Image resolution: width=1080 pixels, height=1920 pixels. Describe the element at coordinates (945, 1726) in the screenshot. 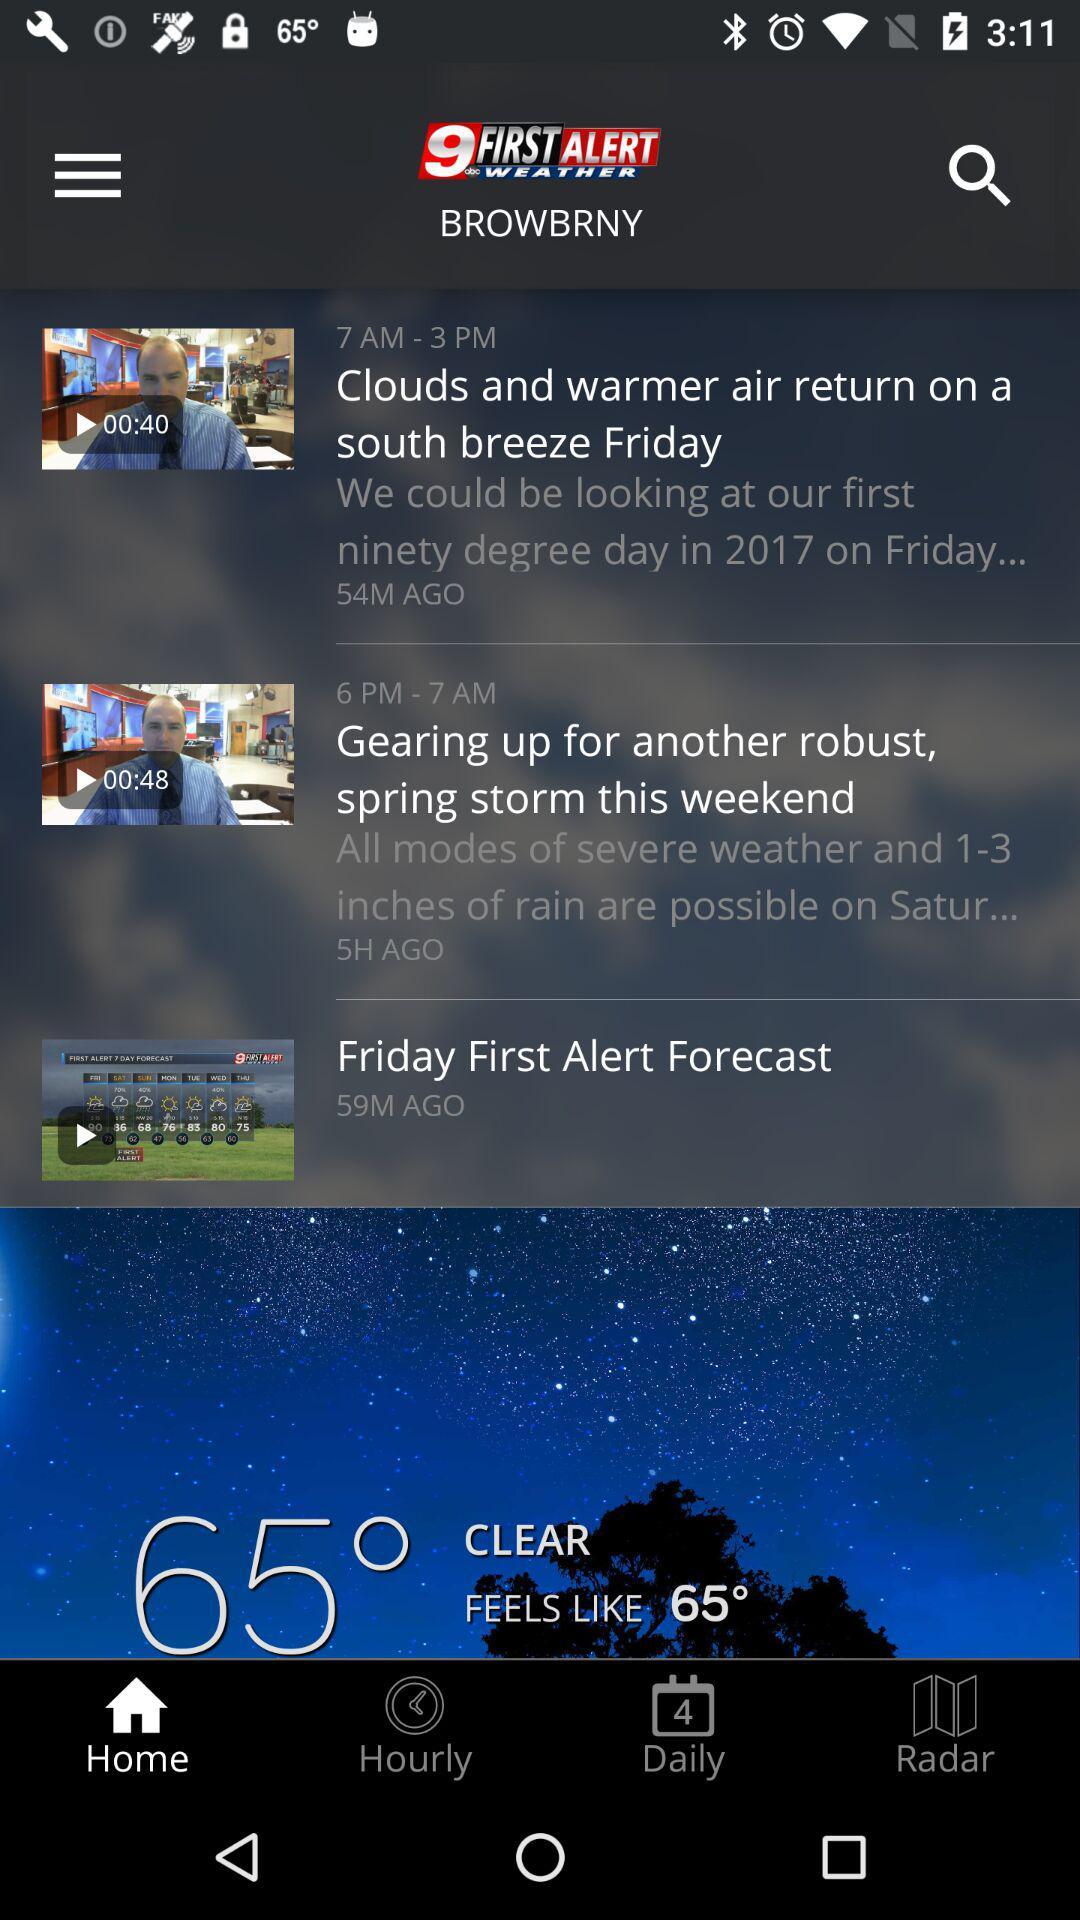

I see `radio button at the bottom right corner` at that location.